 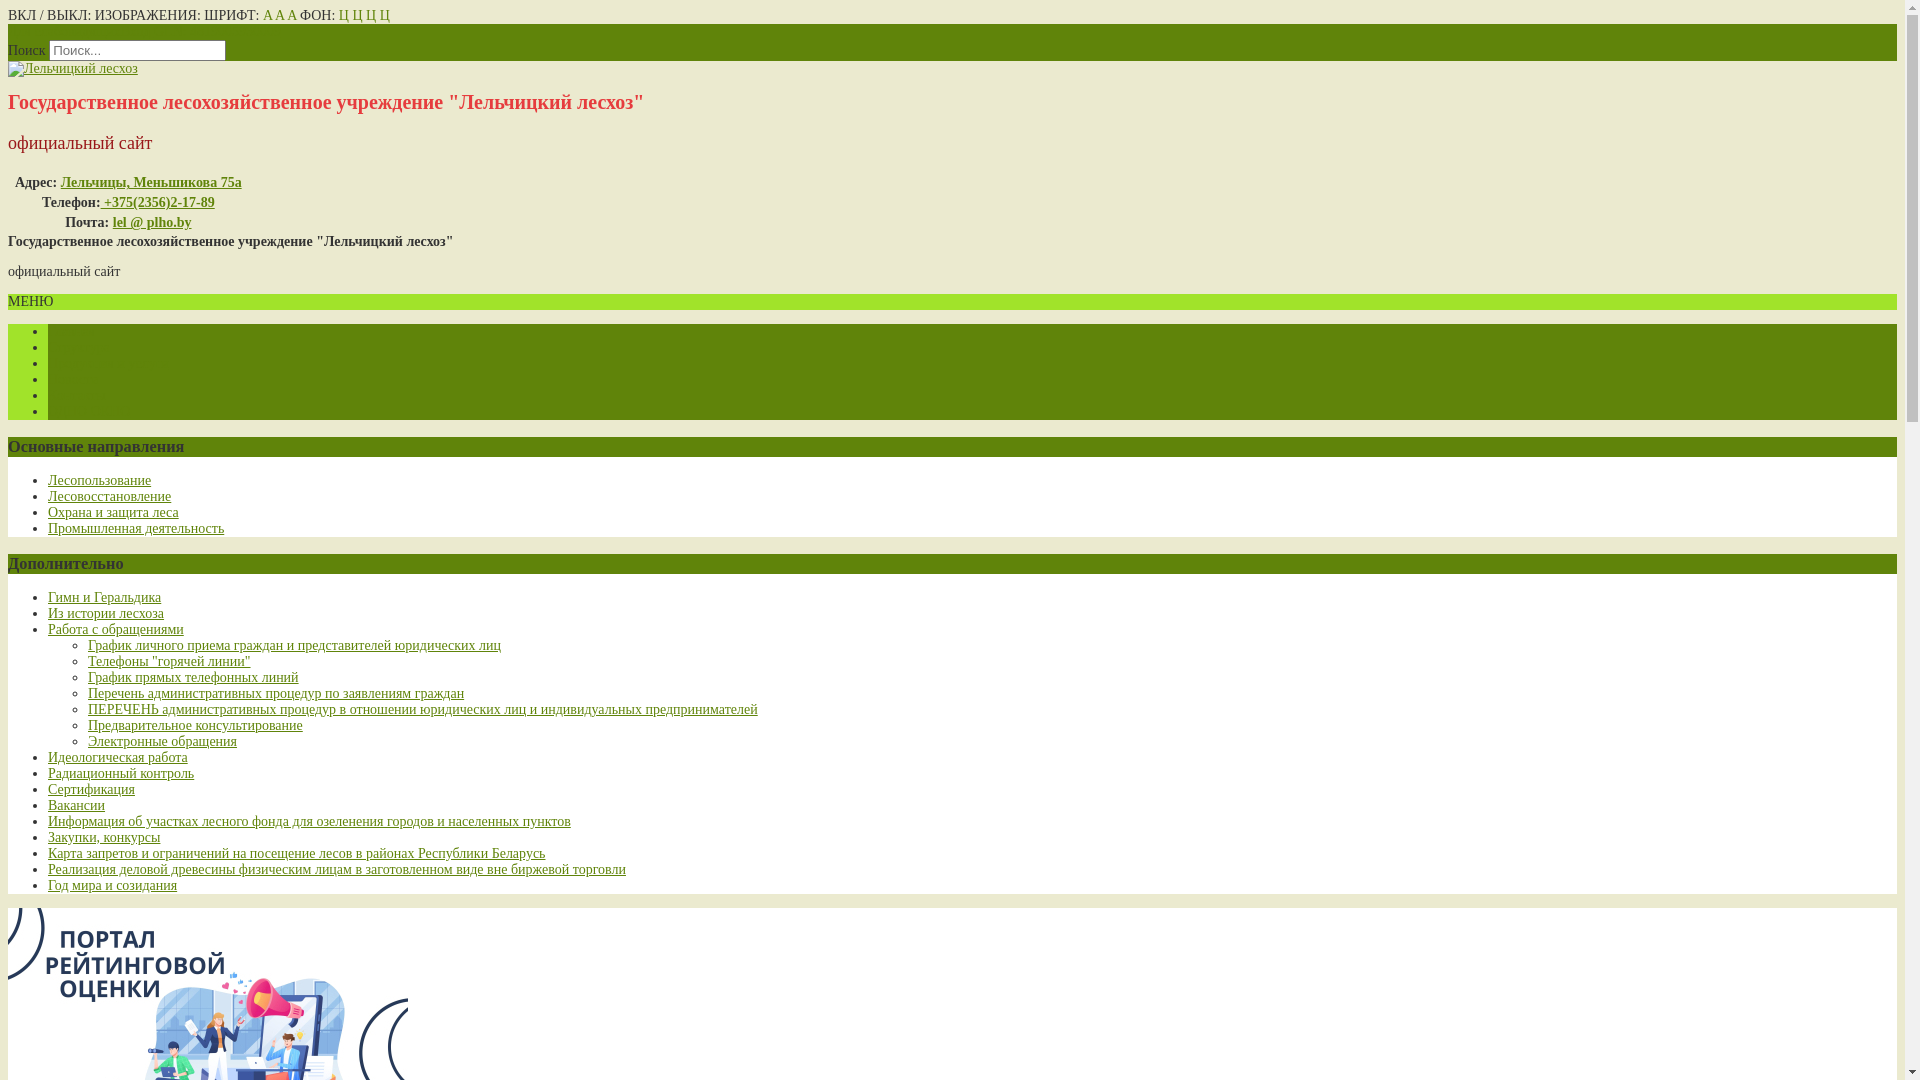 I want to click on 'A', so click(x=290, y=15).